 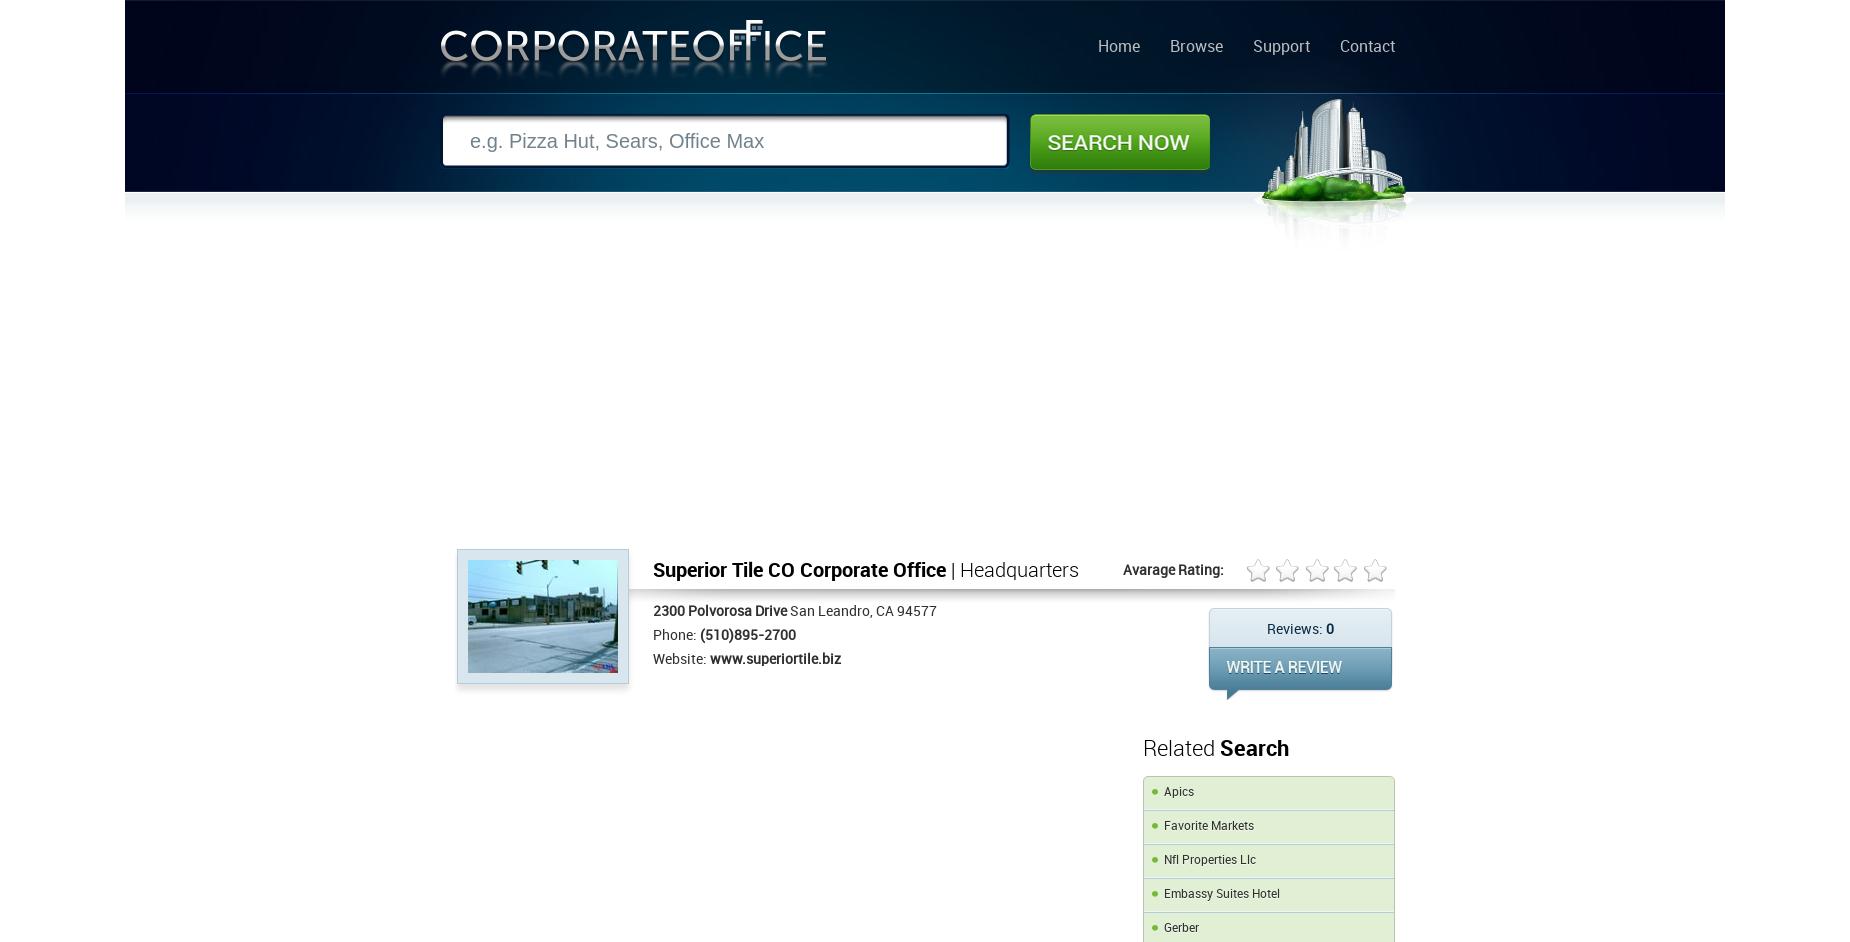 I want to click on 'Nfl Properties Llc', so click(x=1209, y=860).